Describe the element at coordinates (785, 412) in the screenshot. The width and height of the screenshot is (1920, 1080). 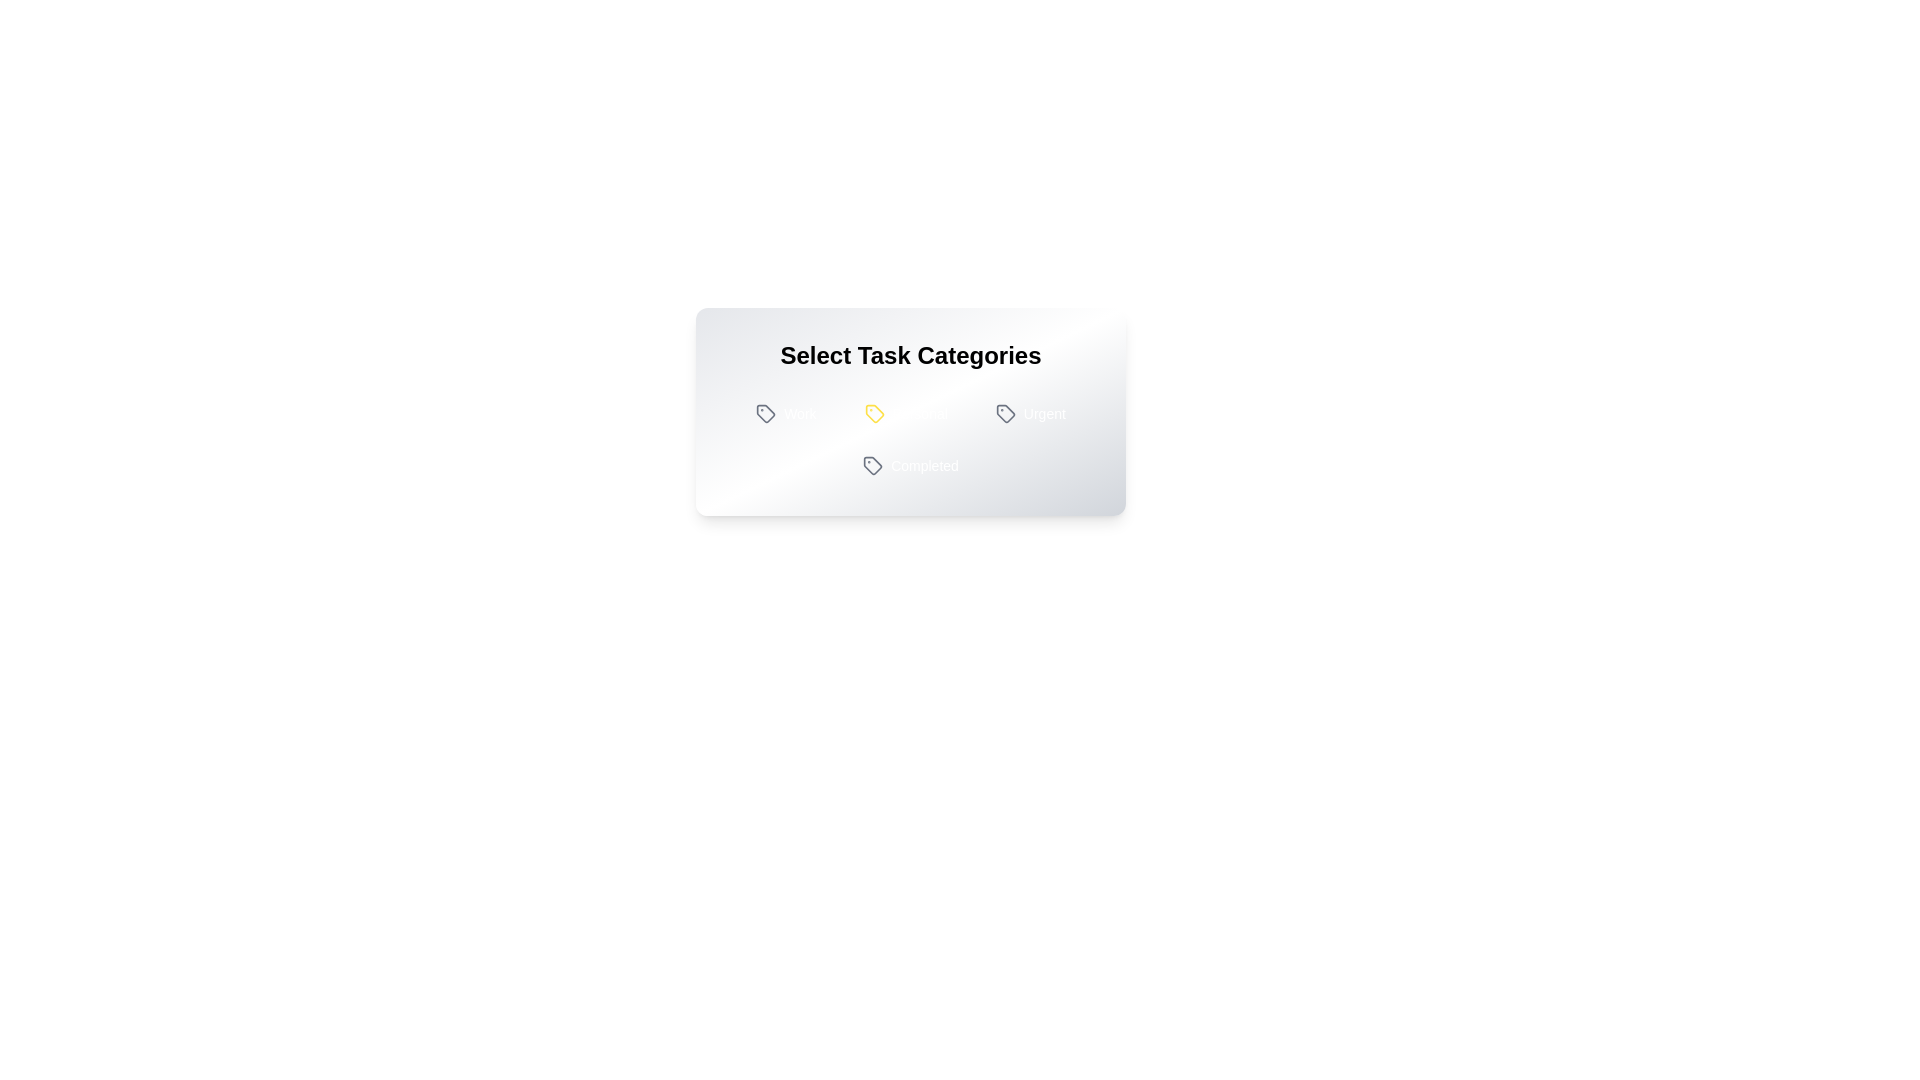
I see `the category chip labeled Work` at that location.